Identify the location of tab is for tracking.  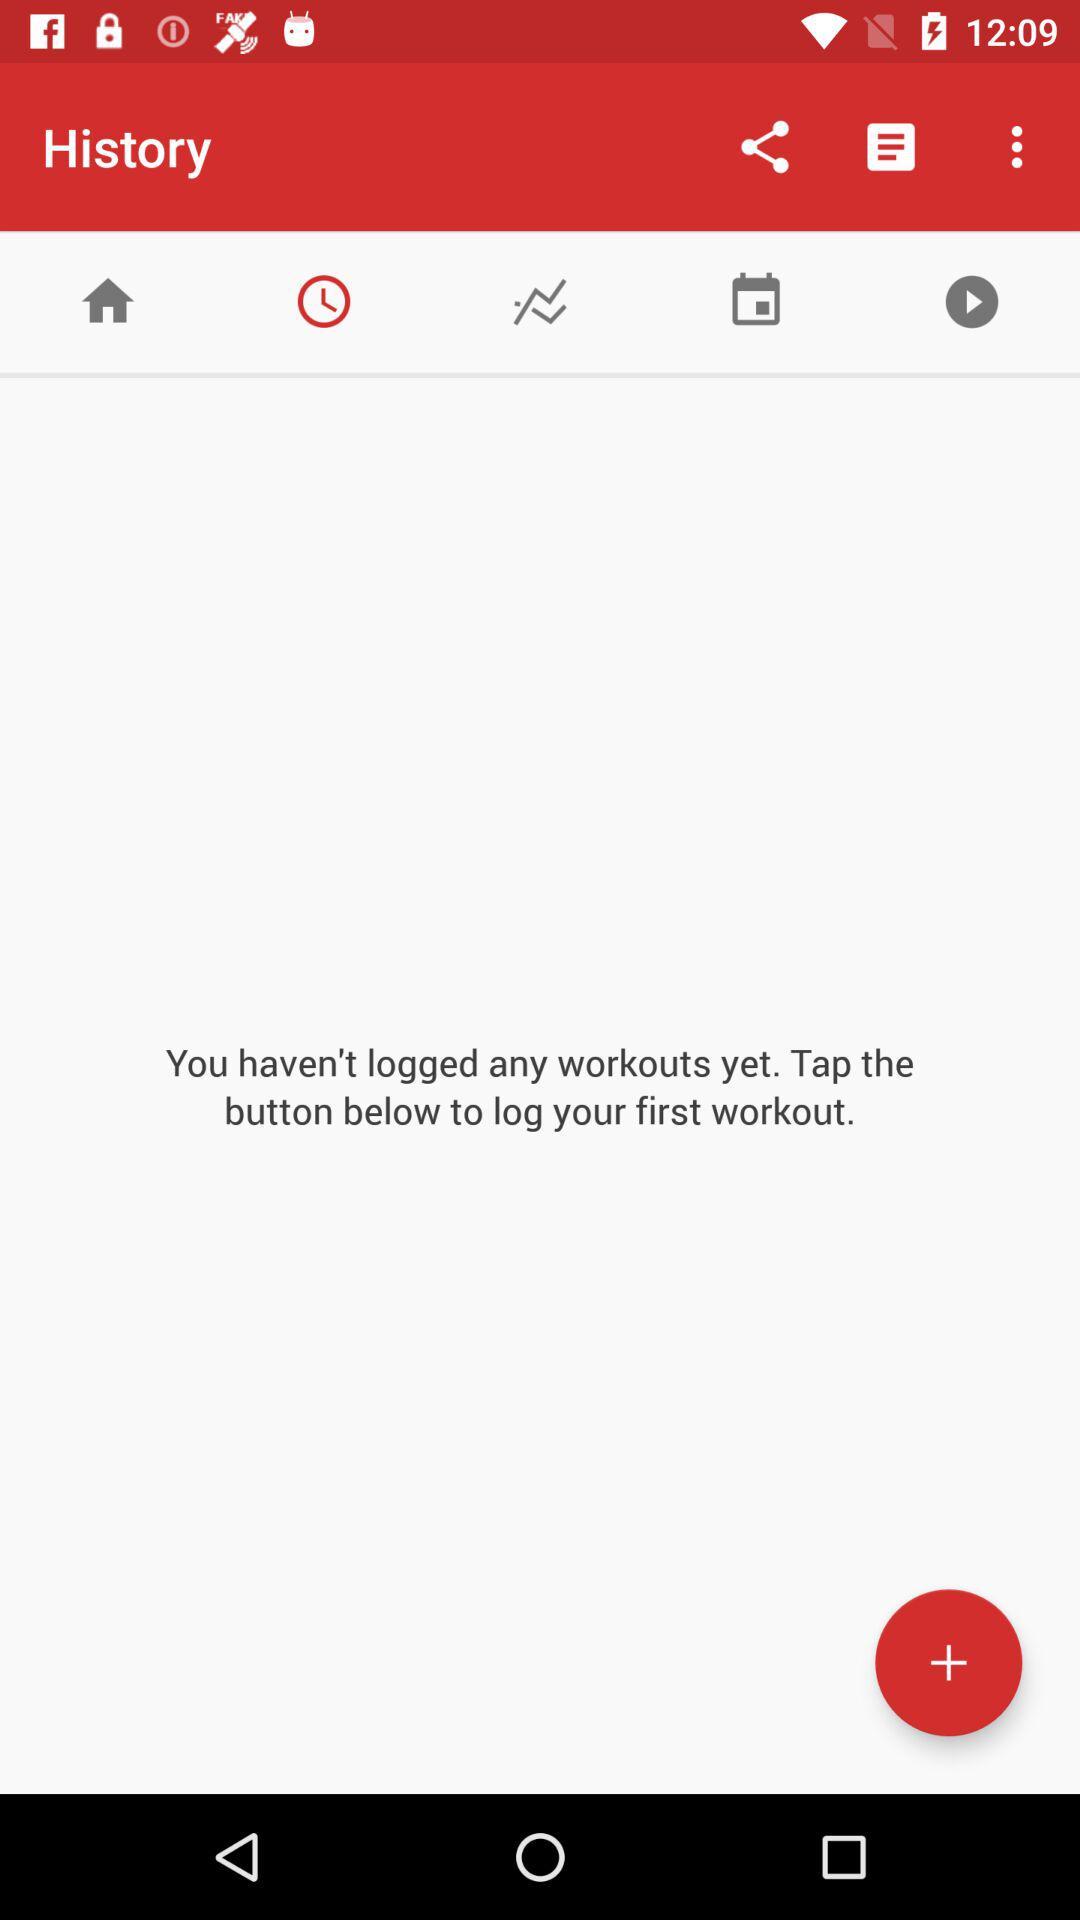
(540, 300).